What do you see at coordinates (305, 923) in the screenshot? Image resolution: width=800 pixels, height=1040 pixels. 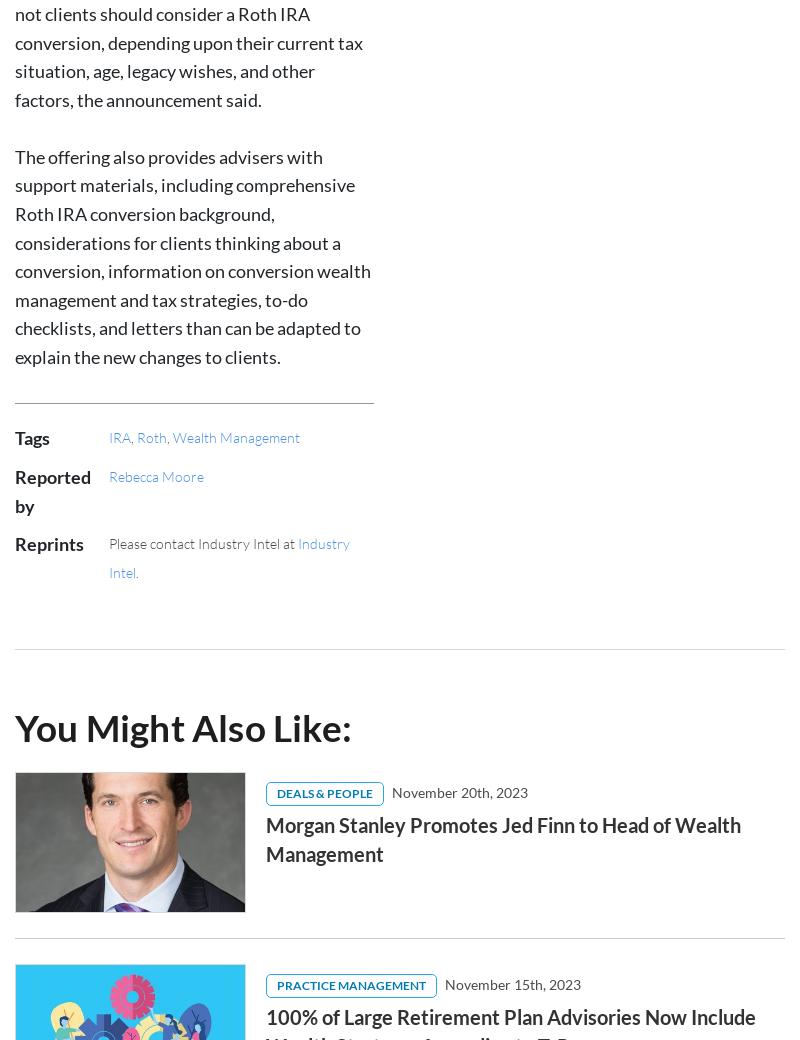 I see `'Advertise'` at bounding box center [305, 923].